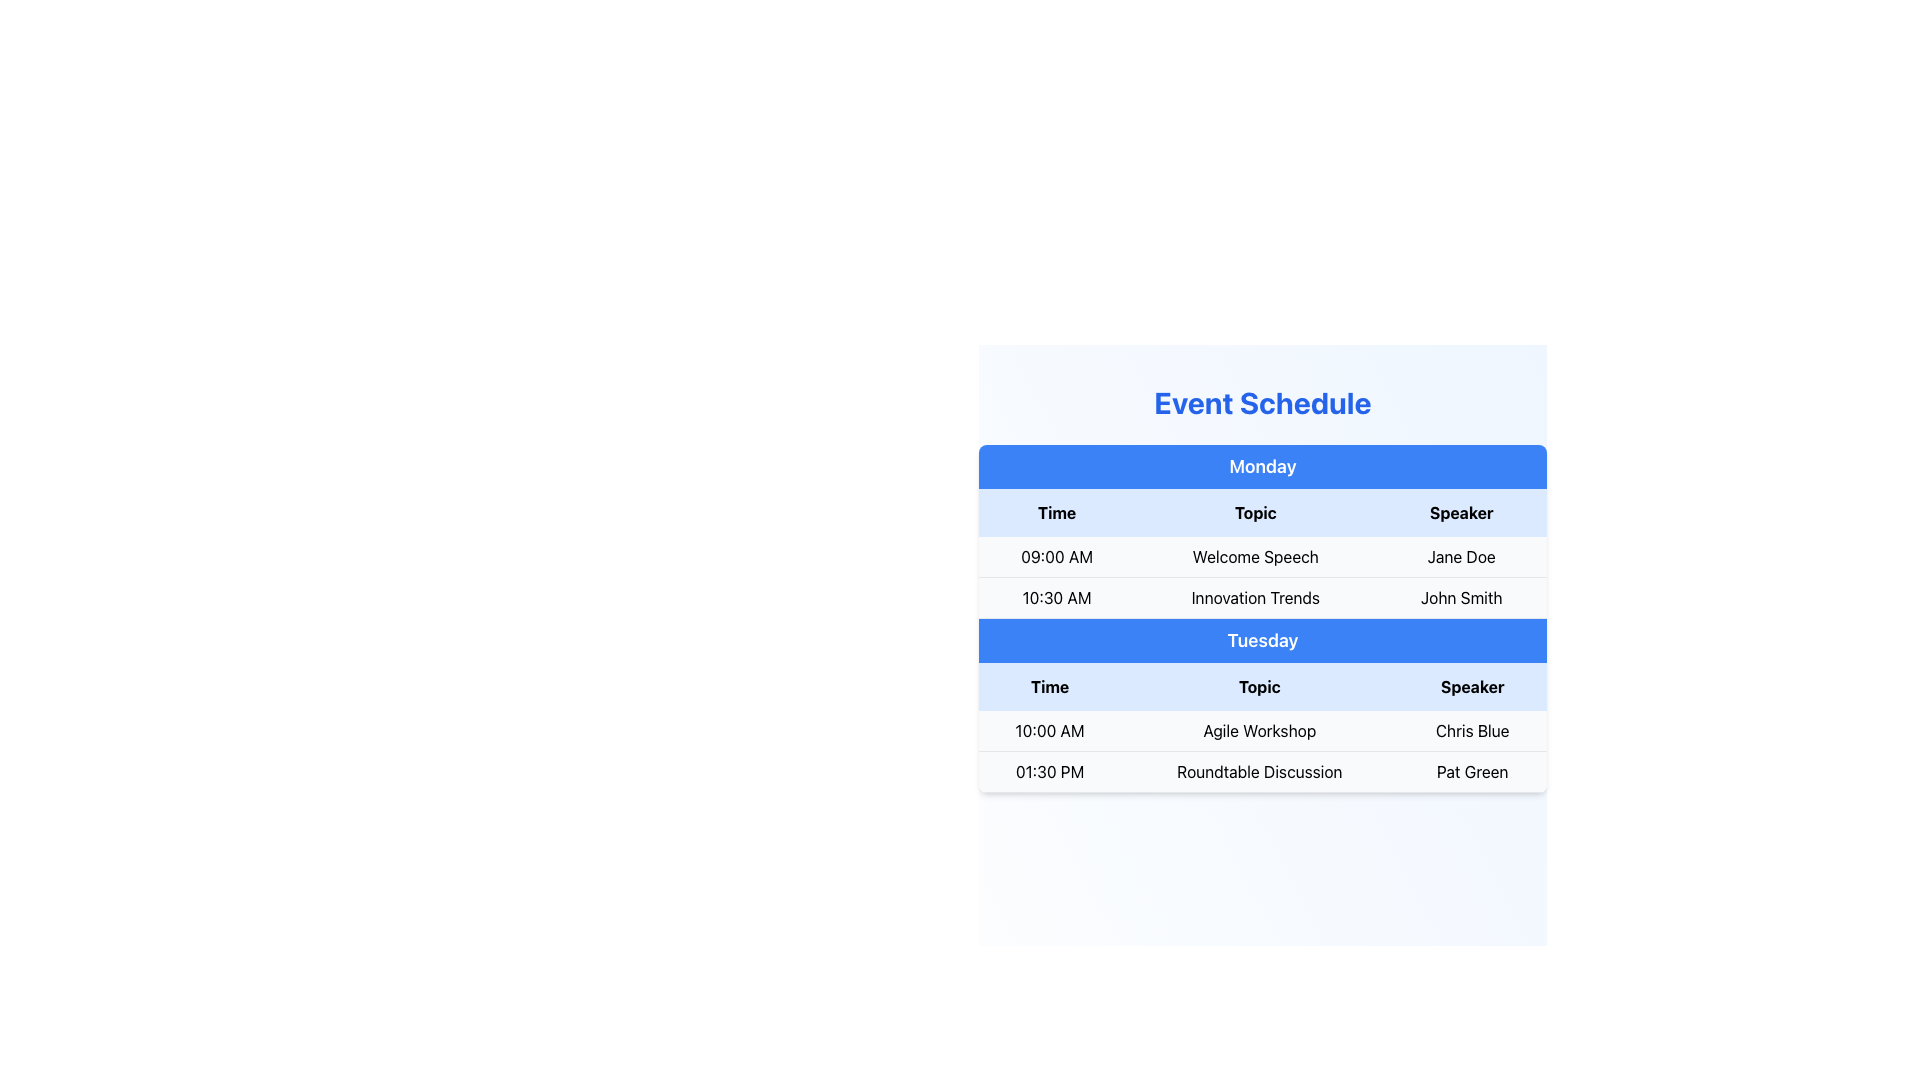 Image resolution: width=1920 pixels, height=1080 pixels. I want to click on the static text label indicating the scheduled time for the 'Agile Workshop' event, located in the first cell of the second row for 'Tuesday' in the table, so click(1049, 731).